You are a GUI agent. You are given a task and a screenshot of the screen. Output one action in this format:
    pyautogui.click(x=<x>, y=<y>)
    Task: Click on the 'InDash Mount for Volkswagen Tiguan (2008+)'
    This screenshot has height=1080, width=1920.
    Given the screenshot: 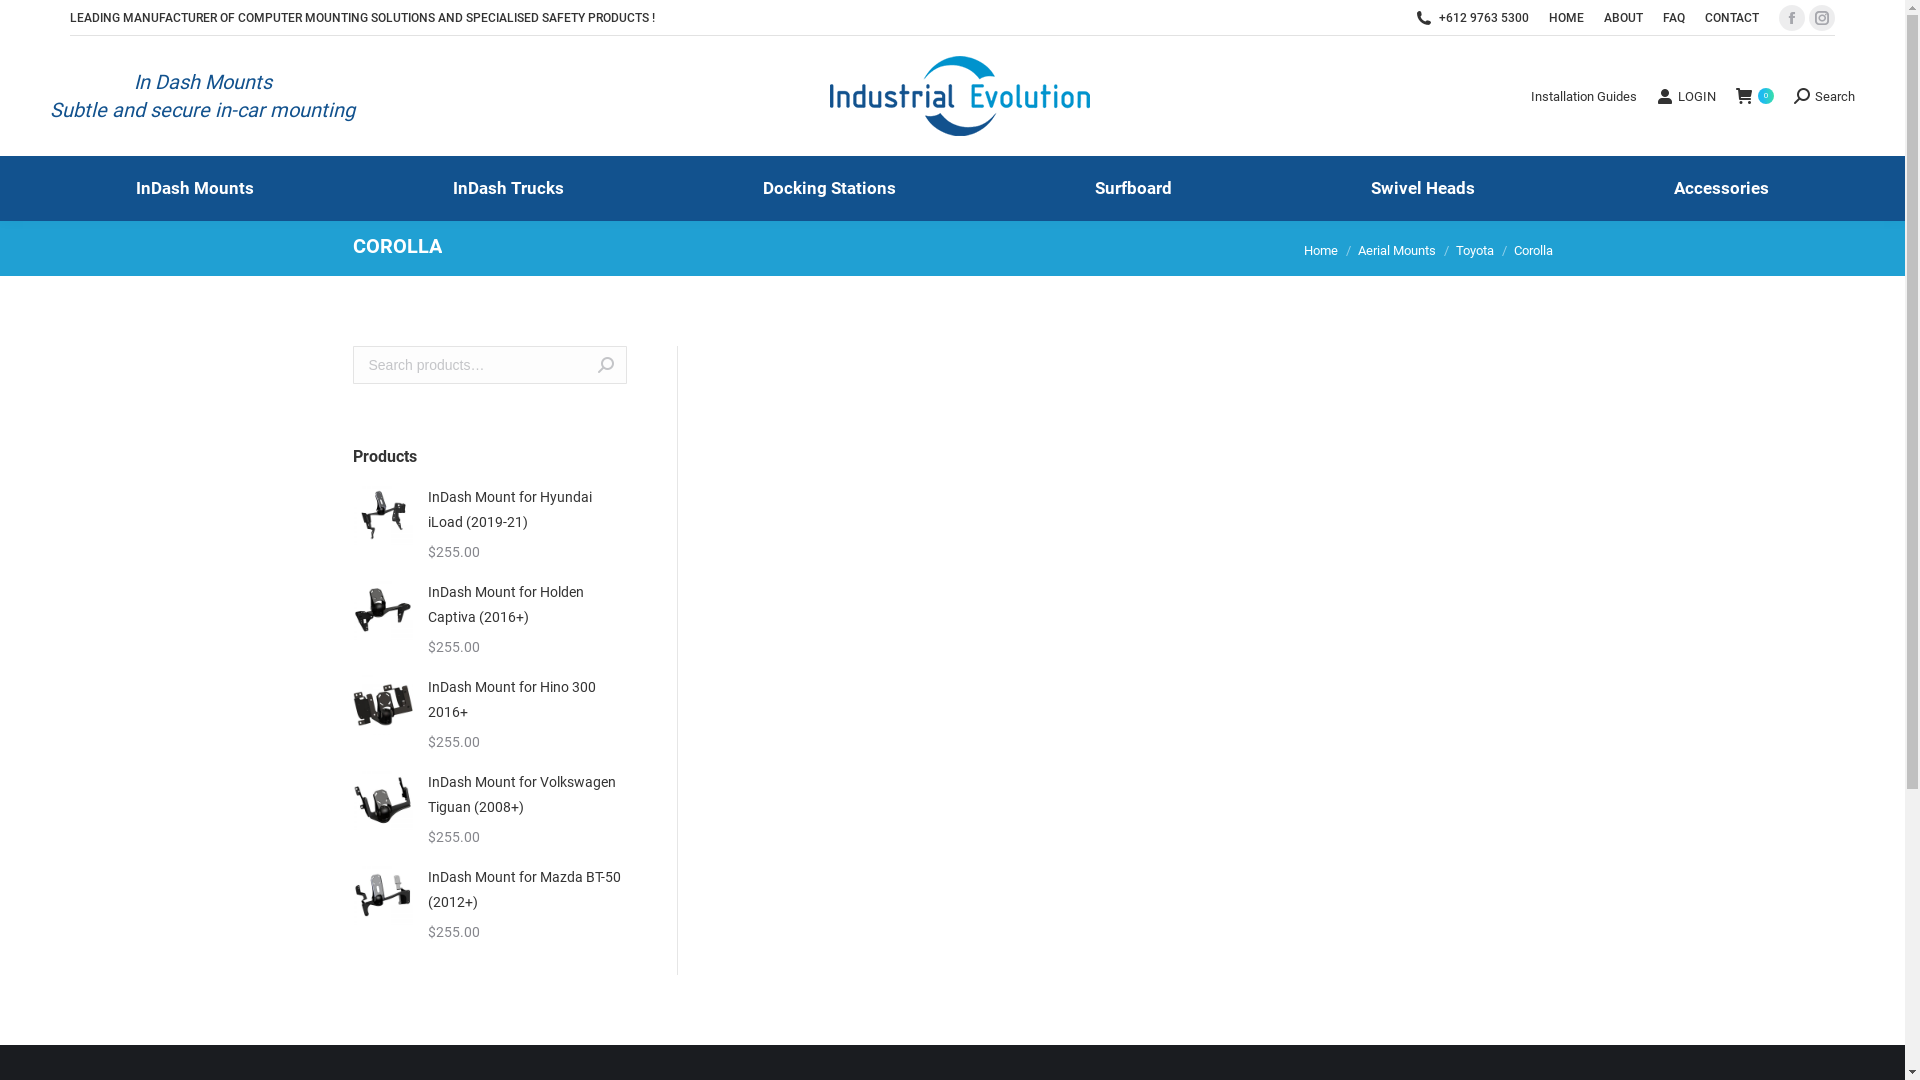 What is the action you would take?
    pyautogui.click(x=527, y=793)
    